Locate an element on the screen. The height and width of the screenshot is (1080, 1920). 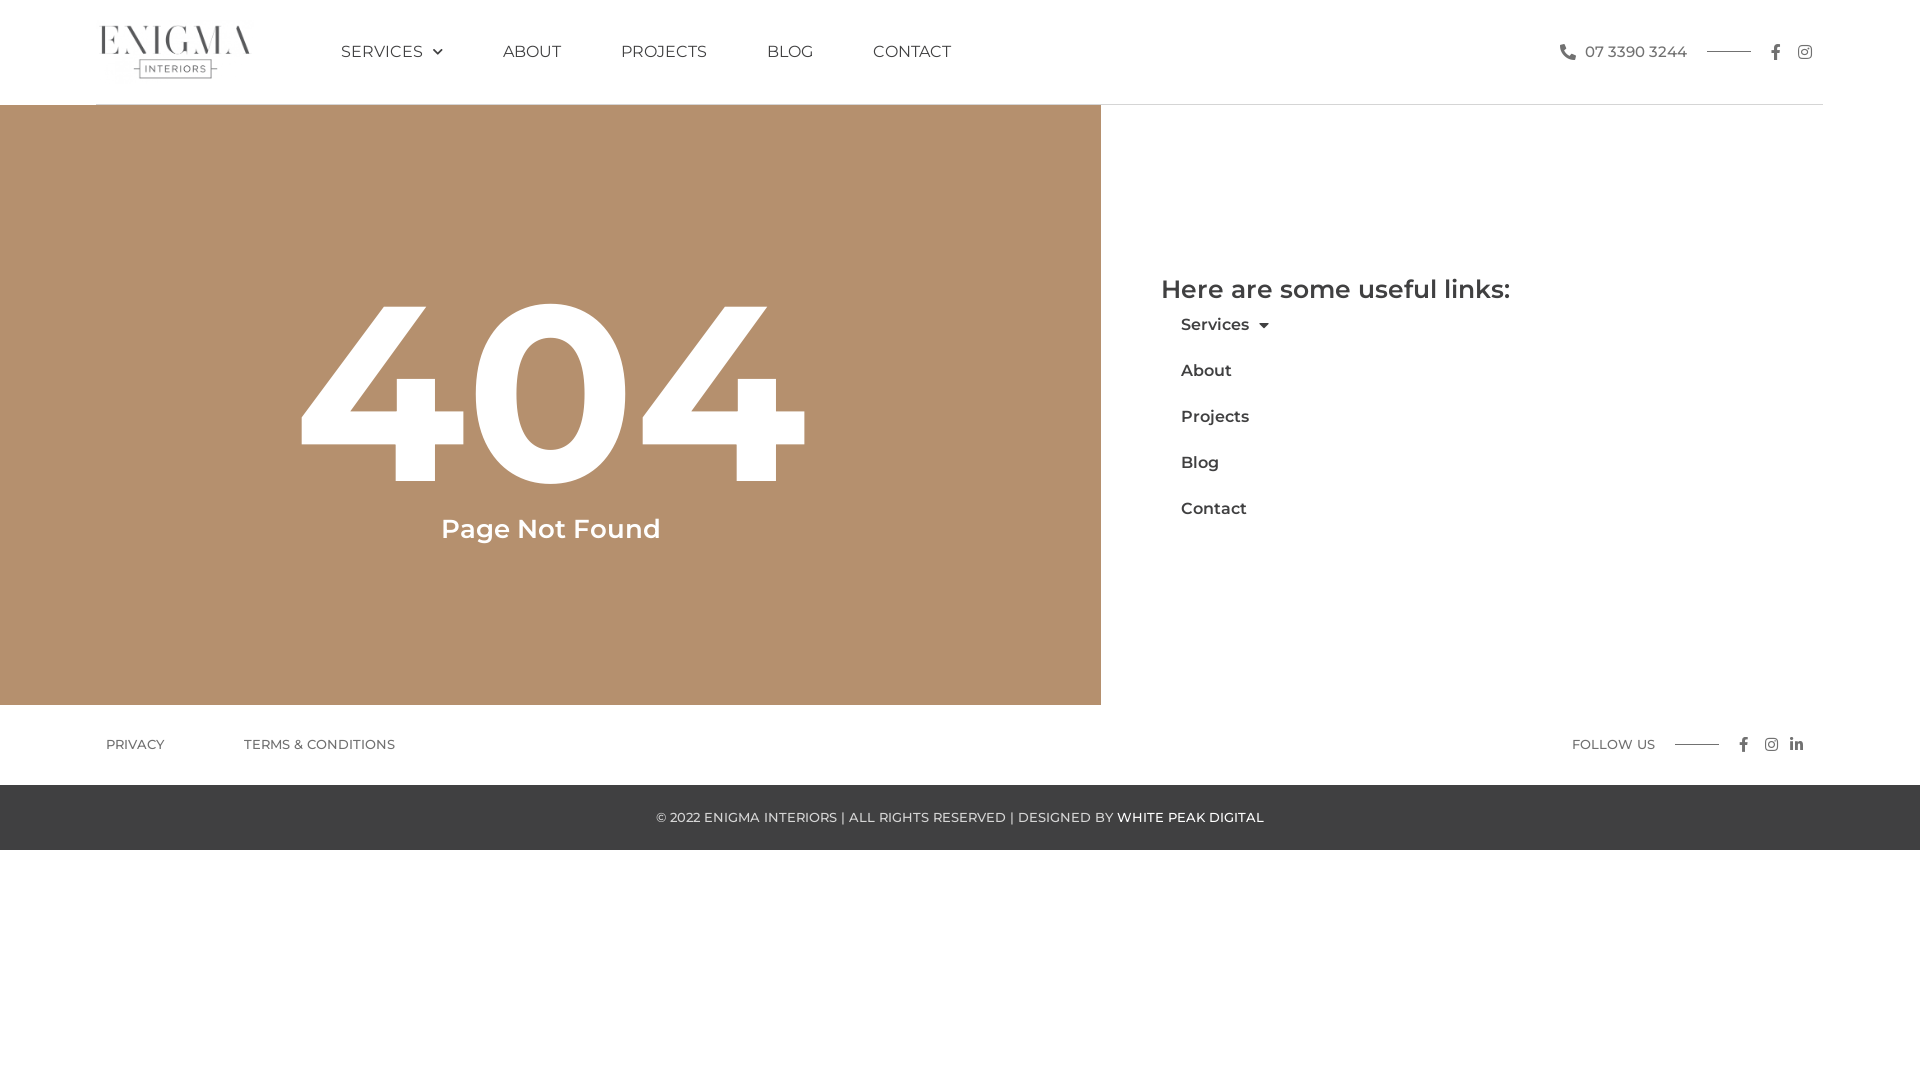
'PROJECTS' is located at coordinates (663, 50).